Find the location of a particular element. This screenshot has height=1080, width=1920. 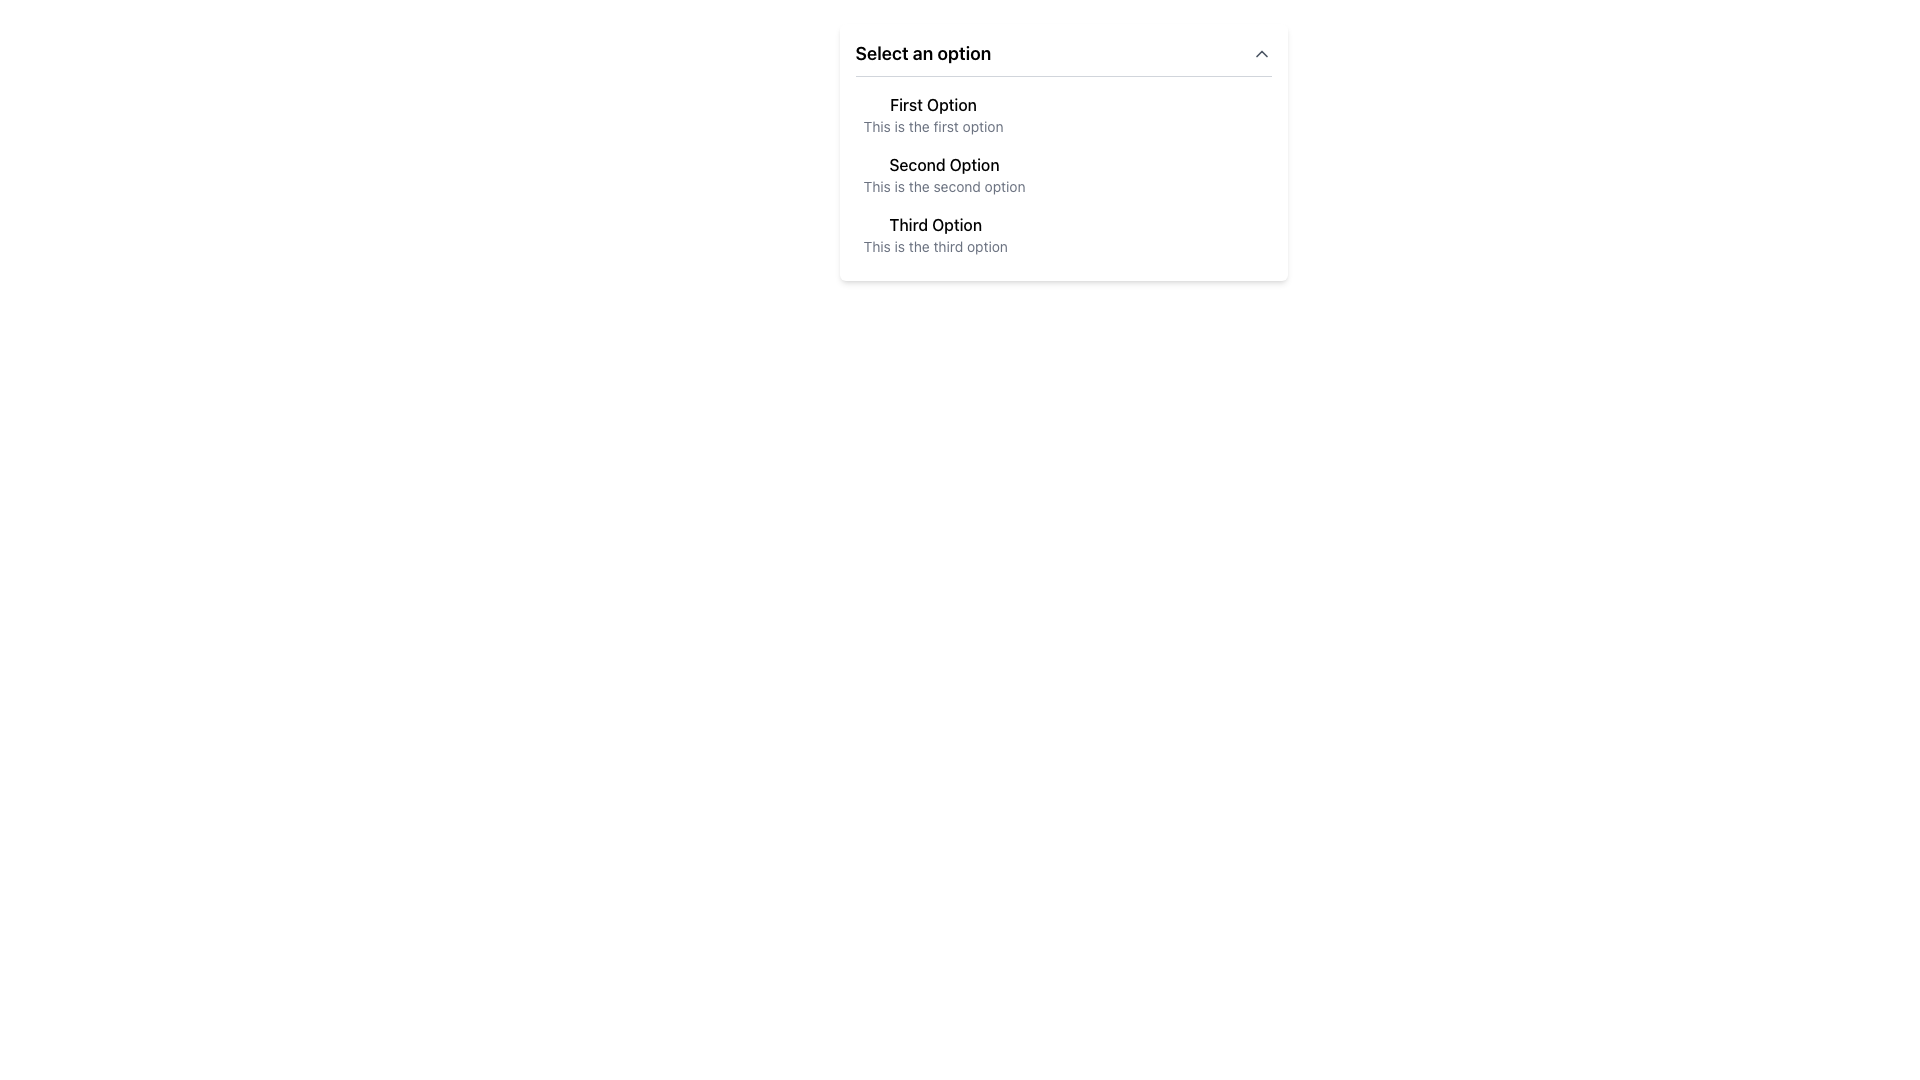

the text label 'Second Option' in the dropdown menu to initiate selection is located at coordinates (943, 164).